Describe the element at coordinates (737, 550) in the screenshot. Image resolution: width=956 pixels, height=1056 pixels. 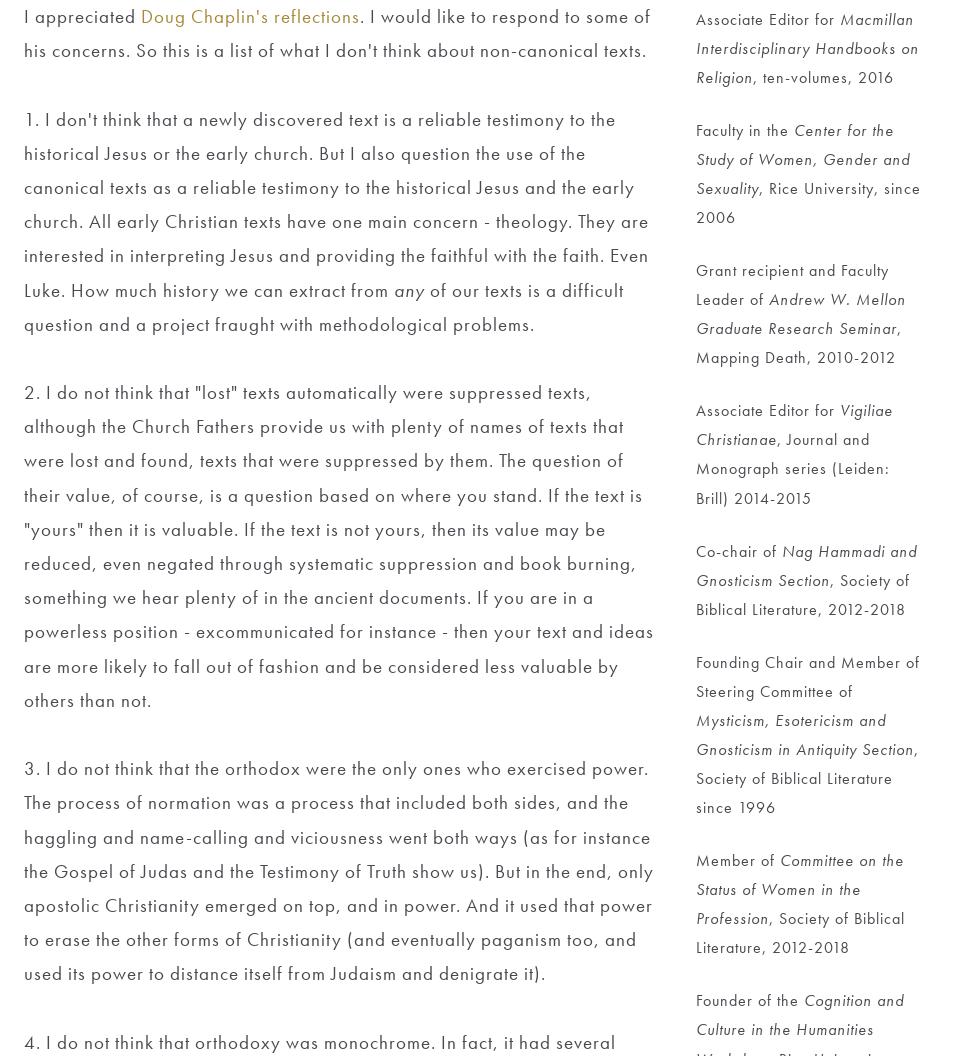
I see `'Co-chair of'` at that location.